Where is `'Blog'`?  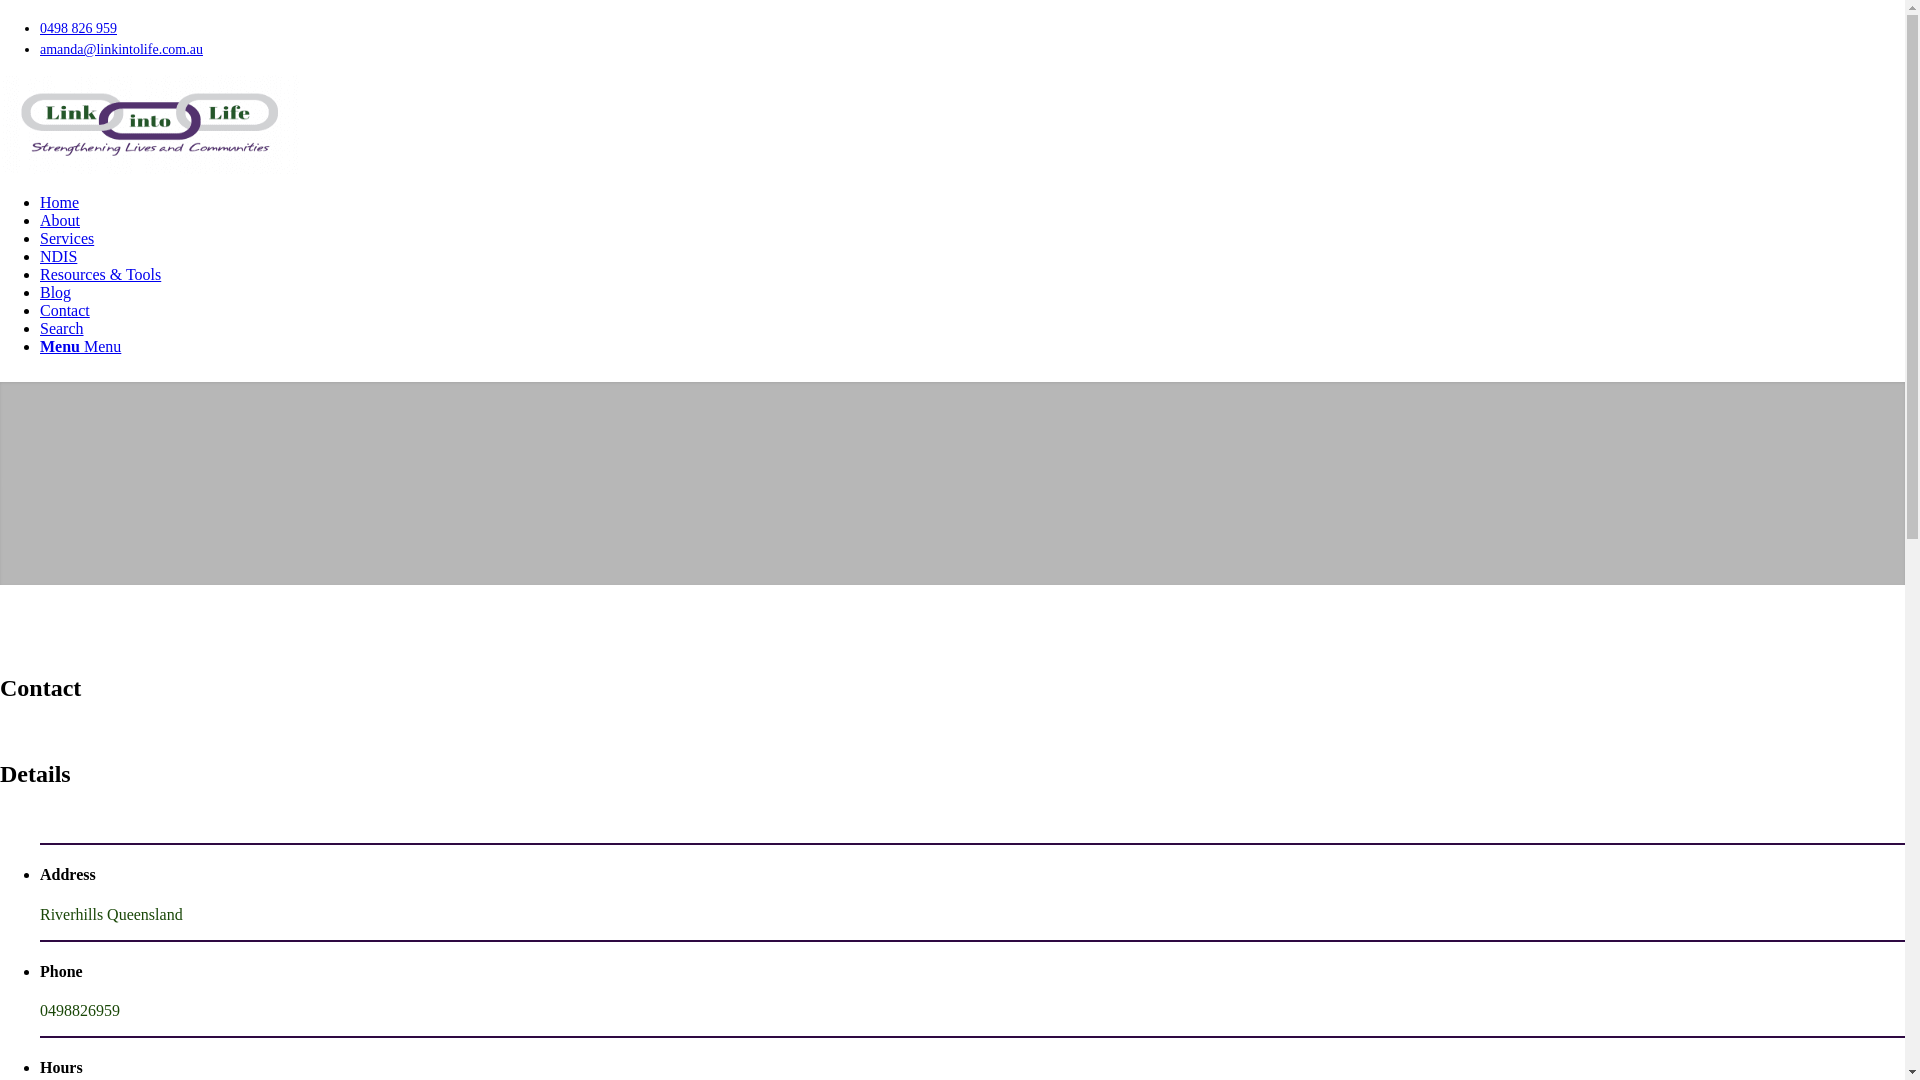
'Blog' is located at coordinates (55, 292).